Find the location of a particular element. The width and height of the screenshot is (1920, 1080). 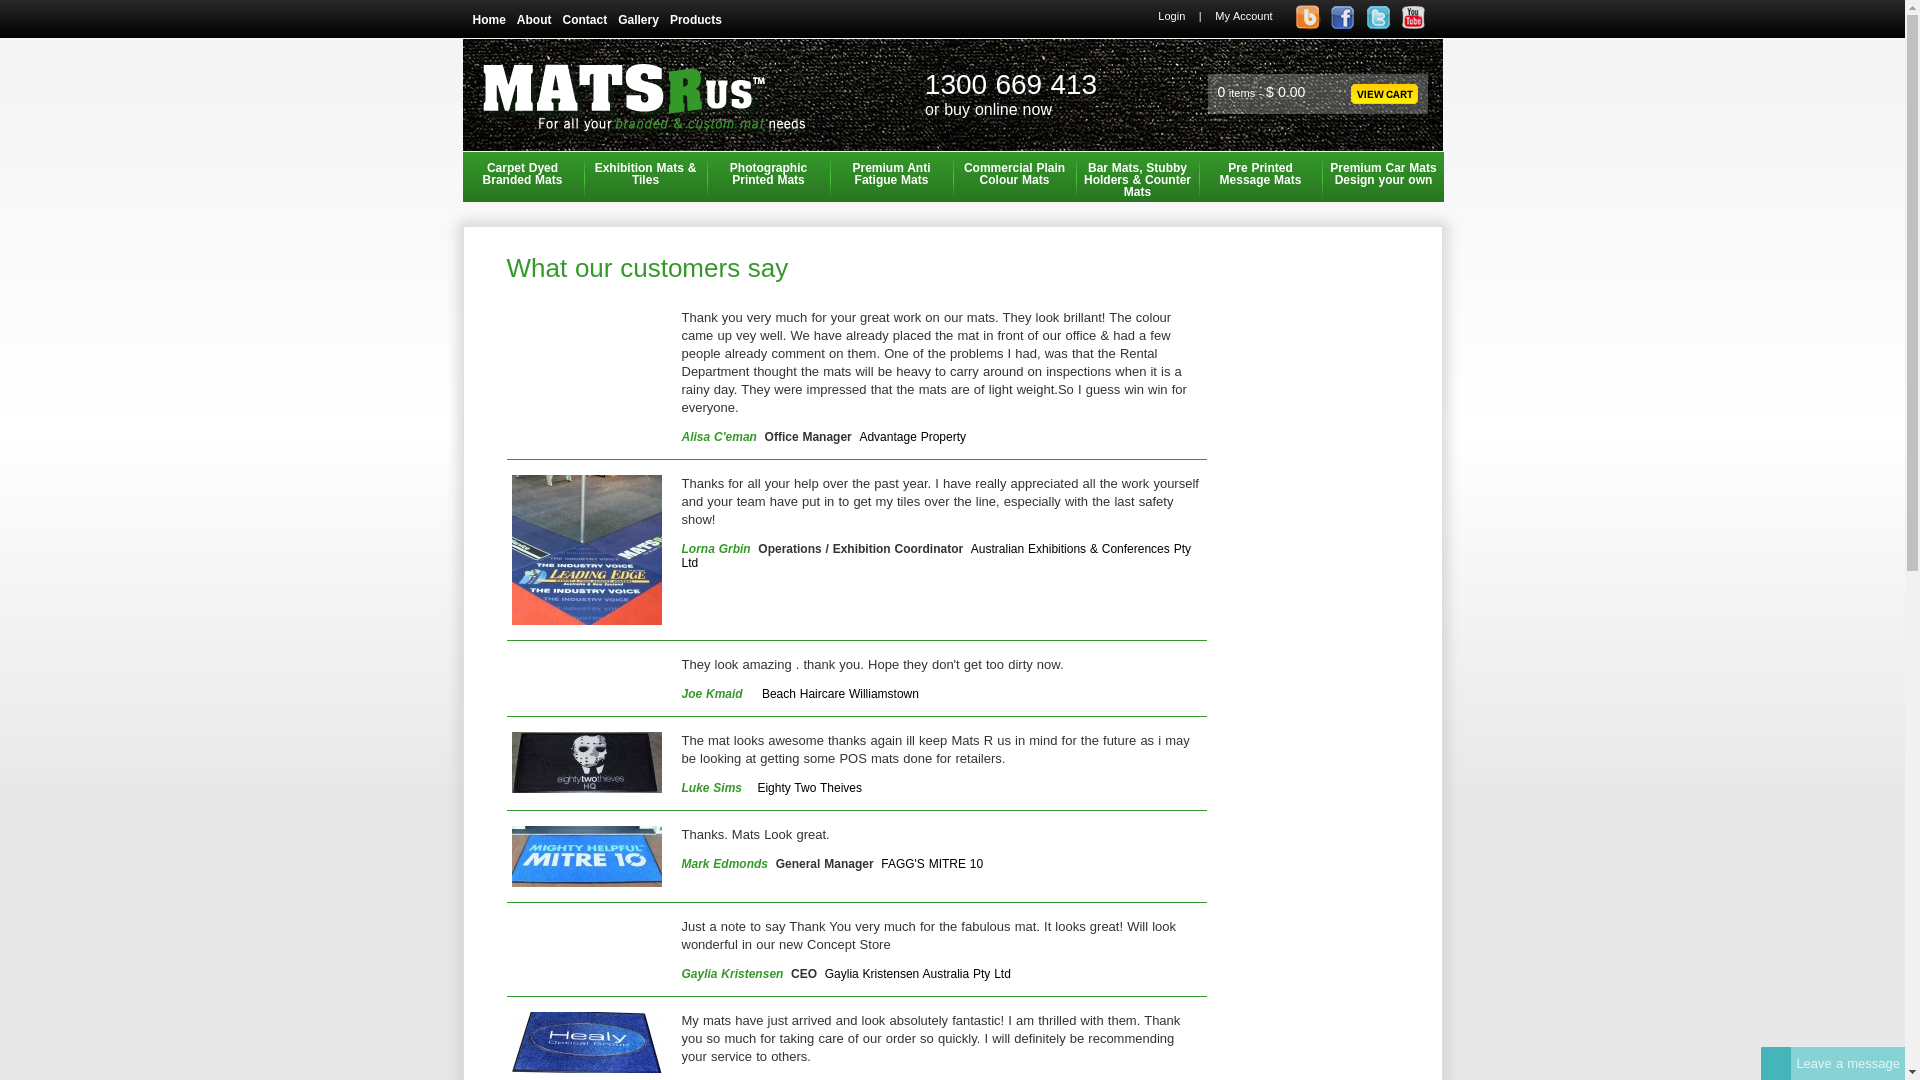

'Gallery' is located at coordinates (643, 19).